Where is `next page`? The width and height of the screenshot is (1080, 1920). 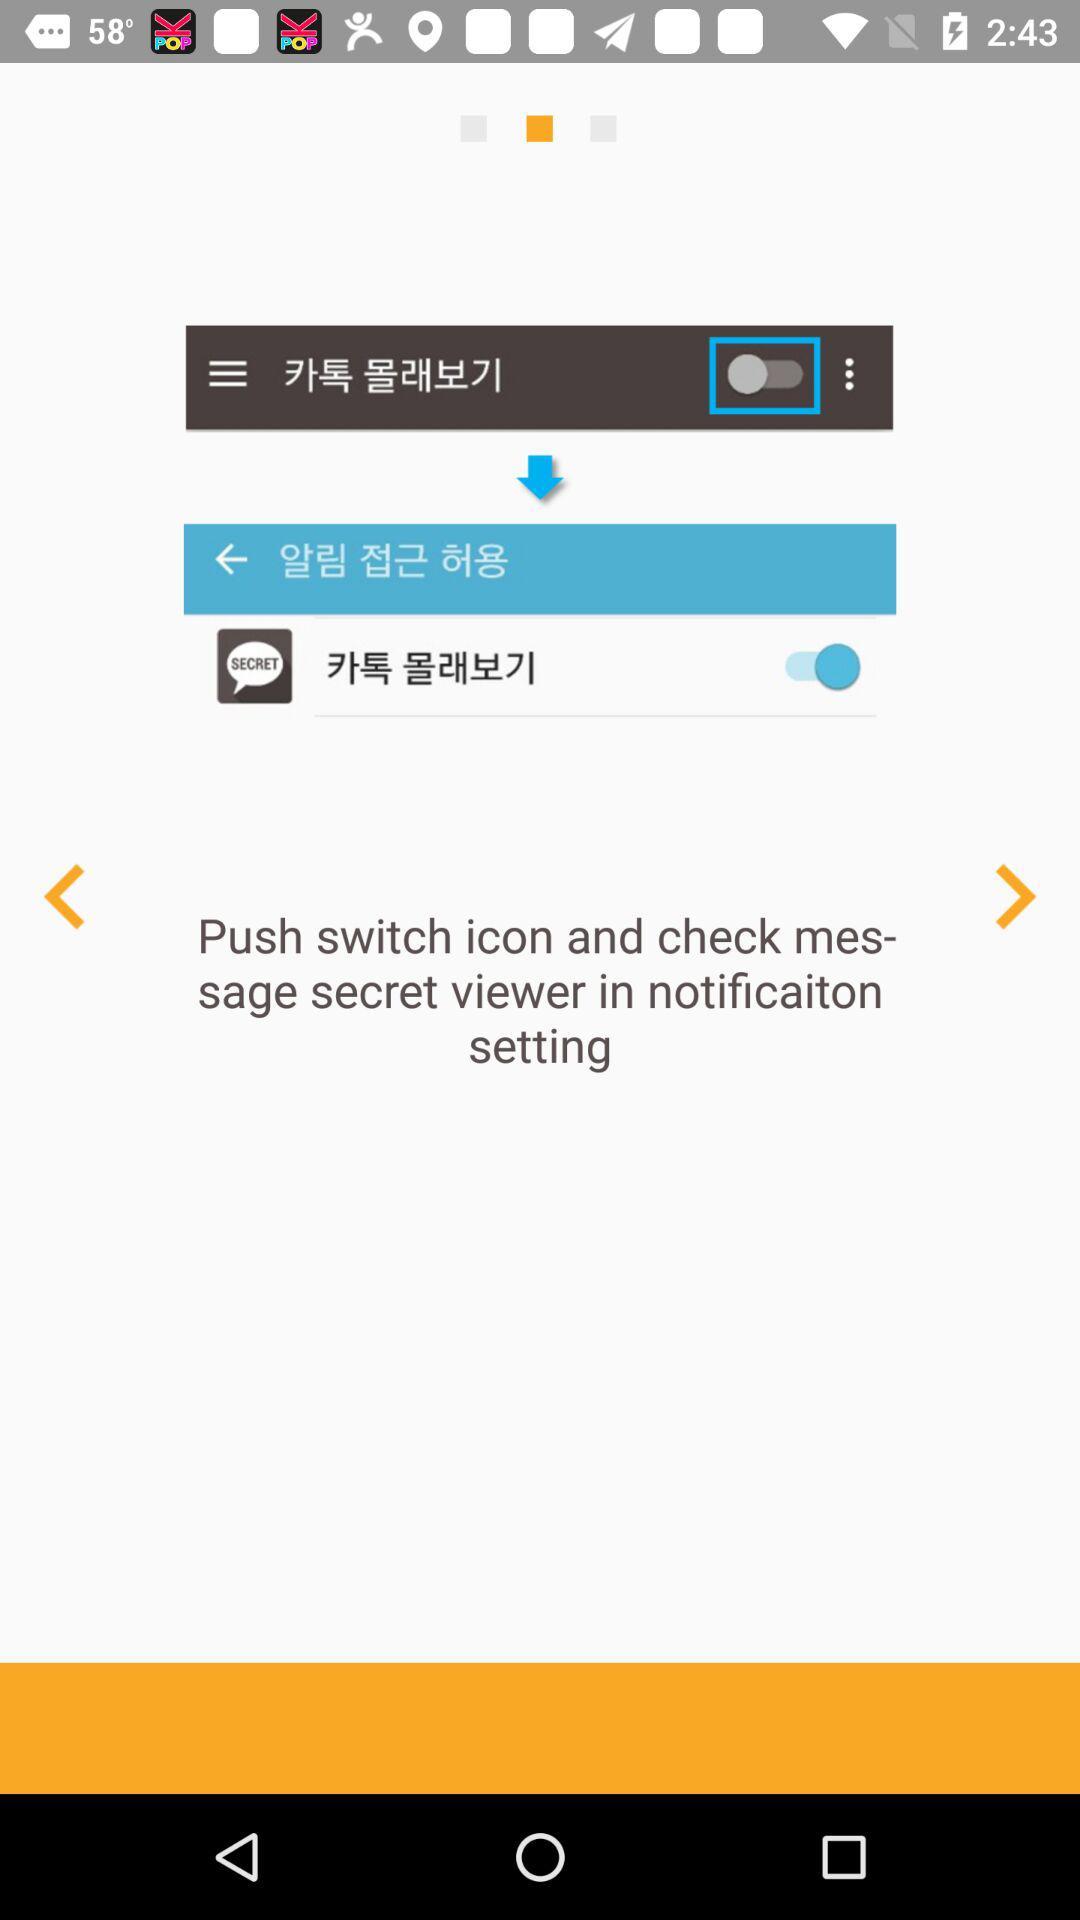
next page is located at coordinates (1014, 895).